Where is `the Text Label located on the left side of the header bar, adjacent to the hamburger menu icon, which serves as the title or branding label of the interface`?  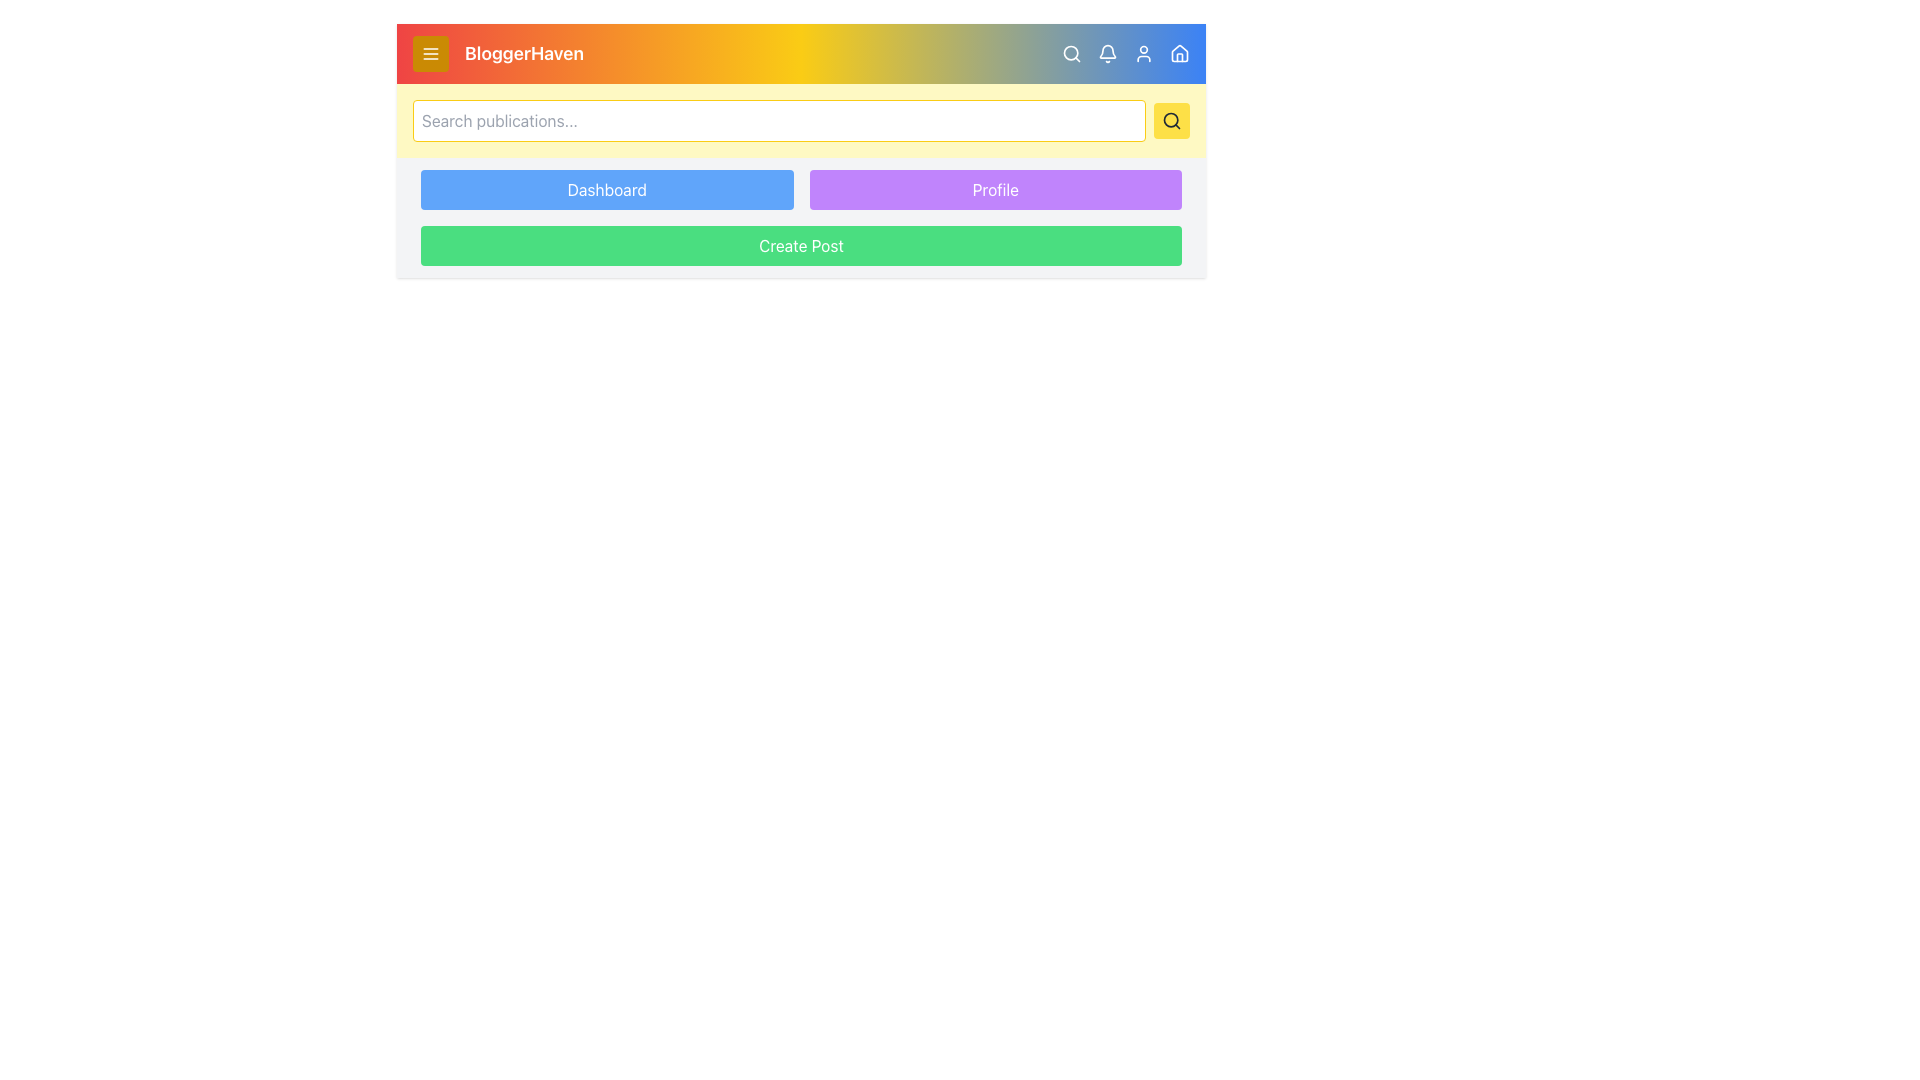 the Text Label located on the left side of the header bar, adjacent to the hamburger menu icon, which serves as the title or branding label of the interface is located at coordinates (498, 53).